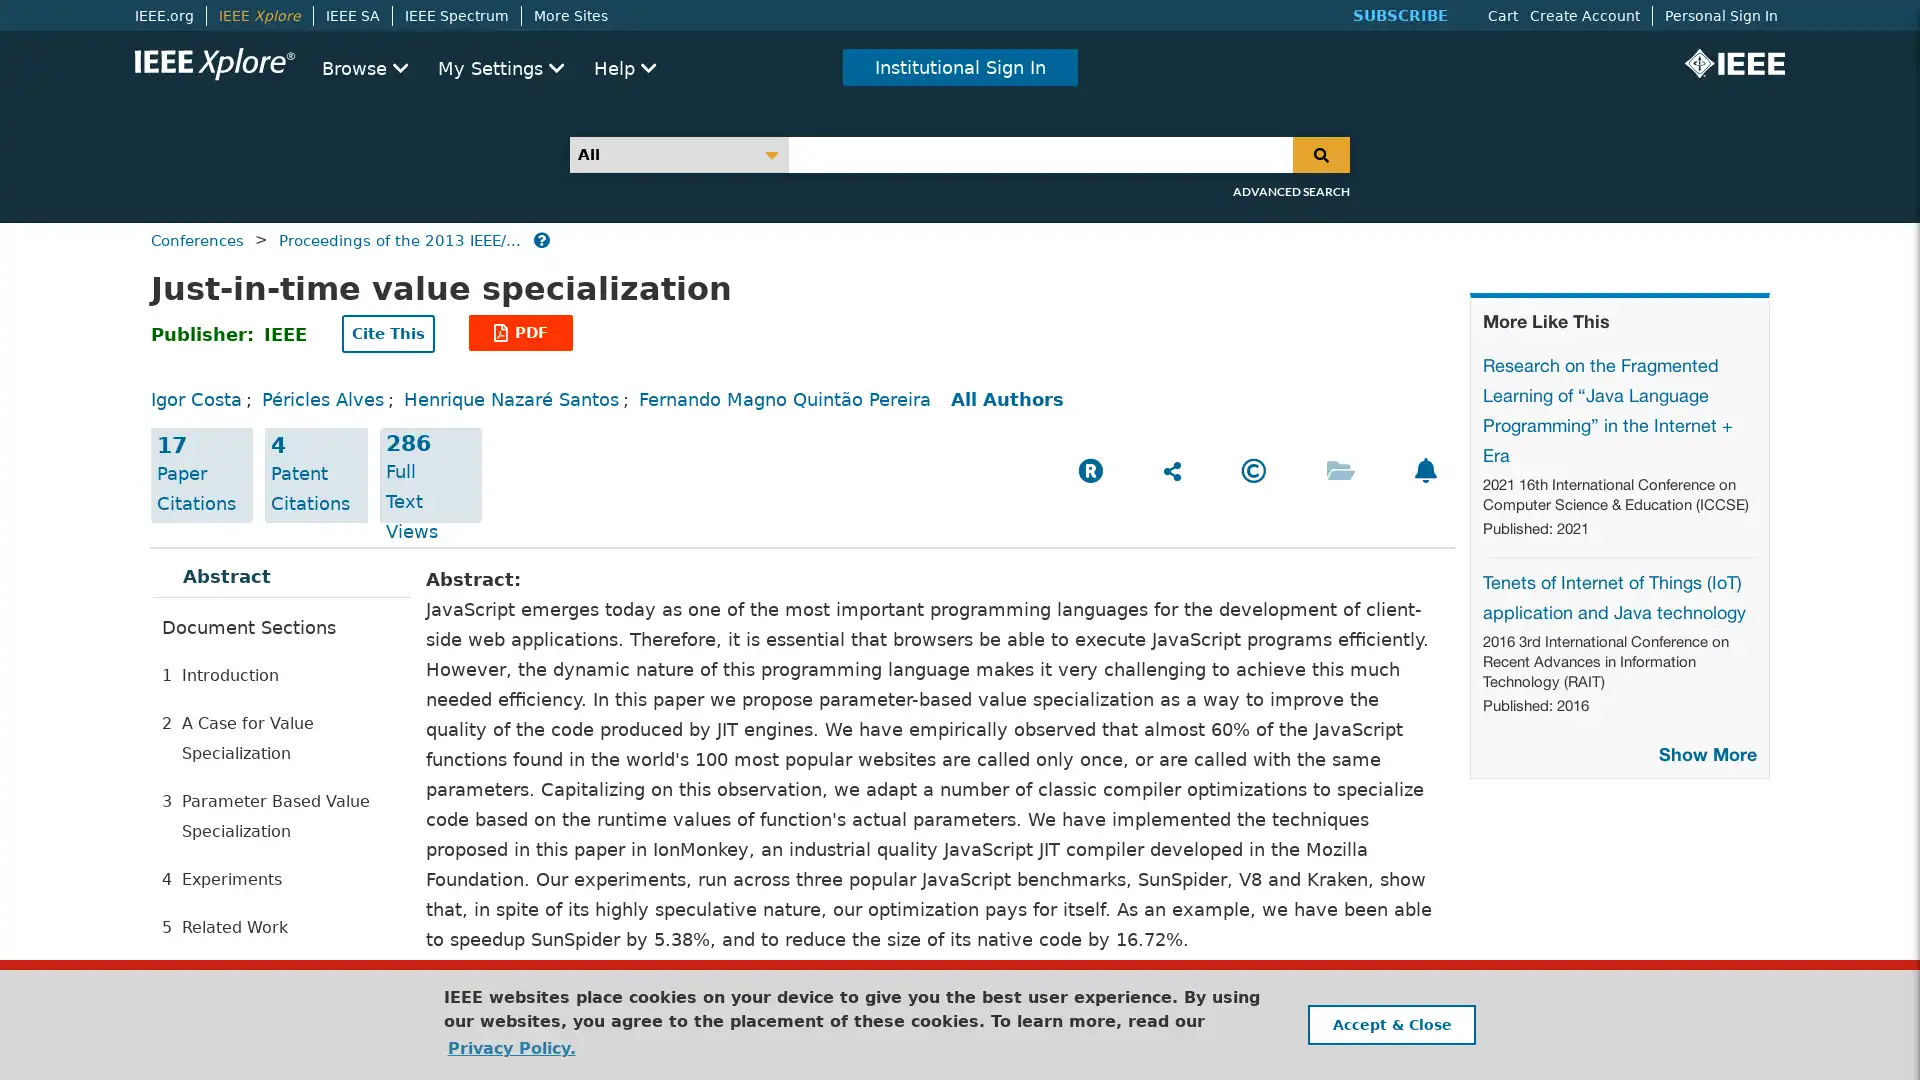  I want to click on 17 Paper Citations, so click(201, 475).